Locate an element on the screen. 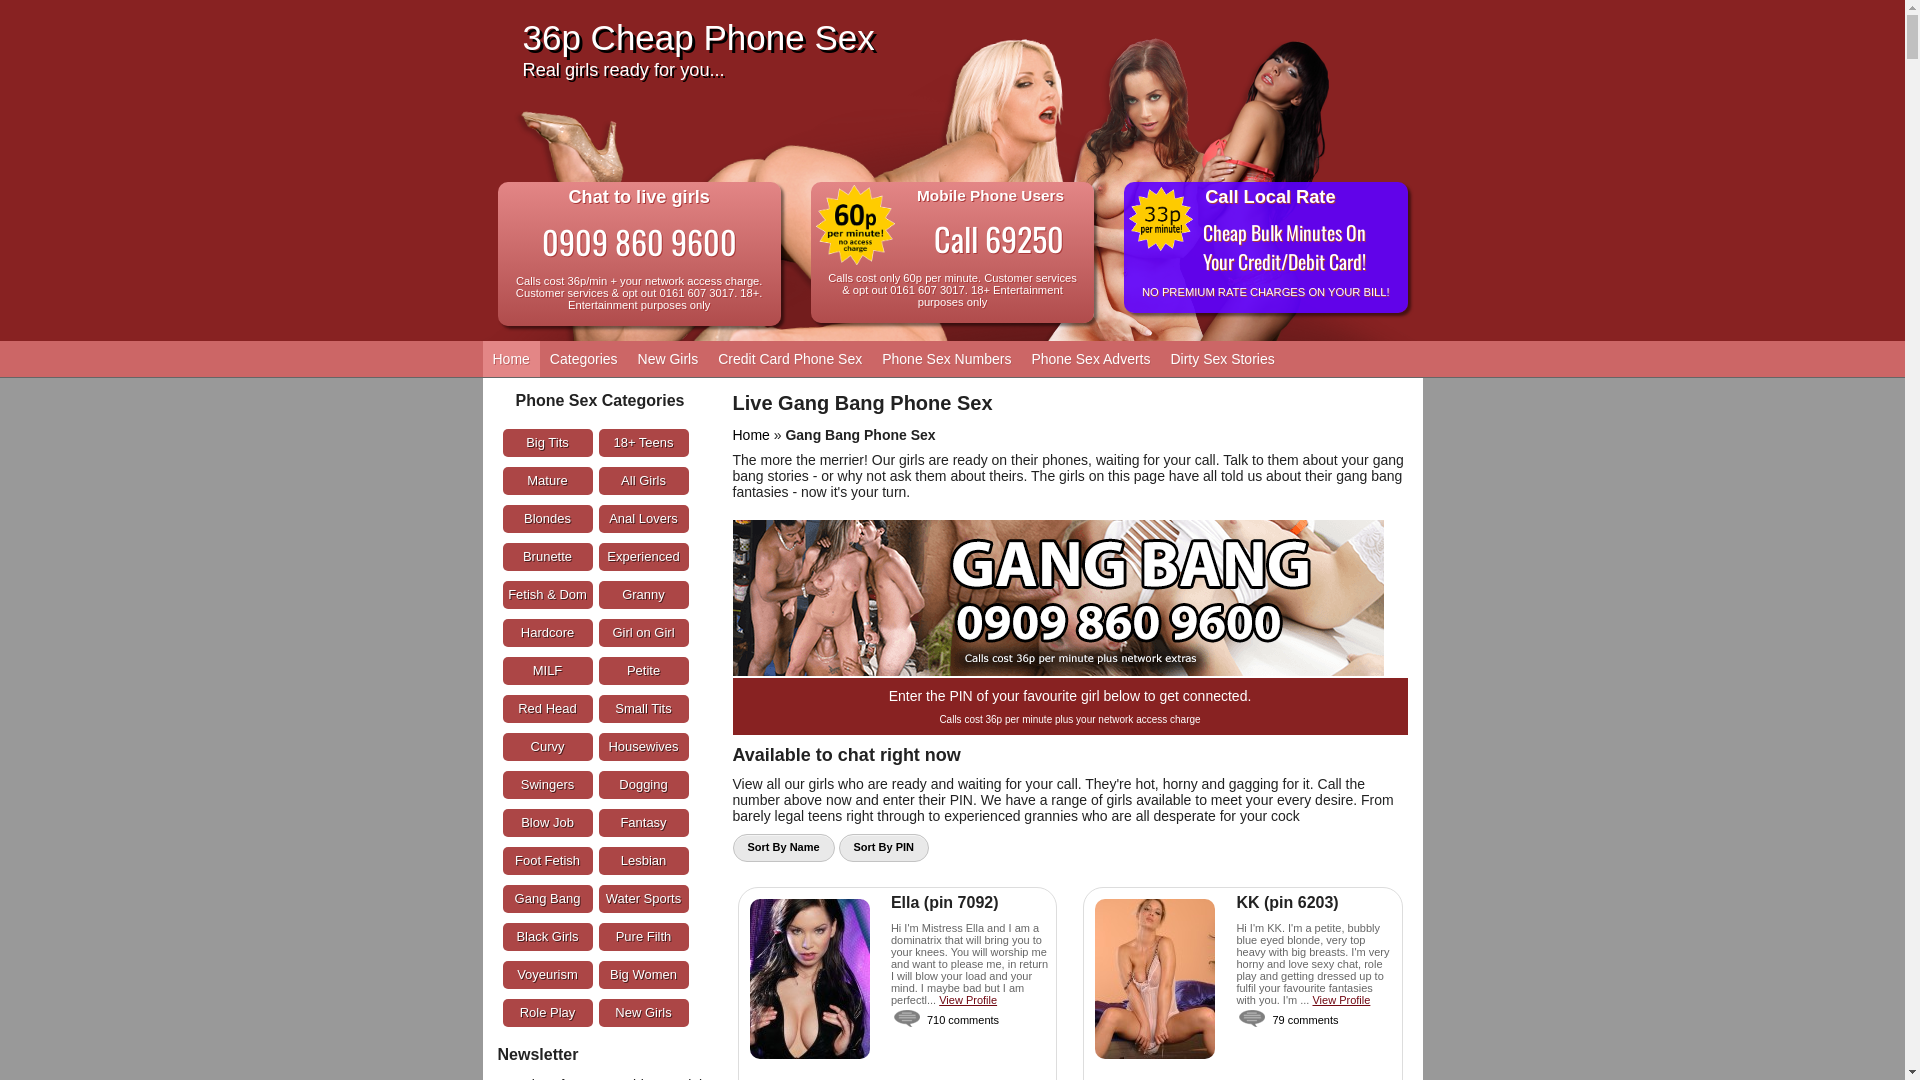 The height and width of the screenshot is (1080, 1920). 'Lesbian' is located at coordinates (643, 859).